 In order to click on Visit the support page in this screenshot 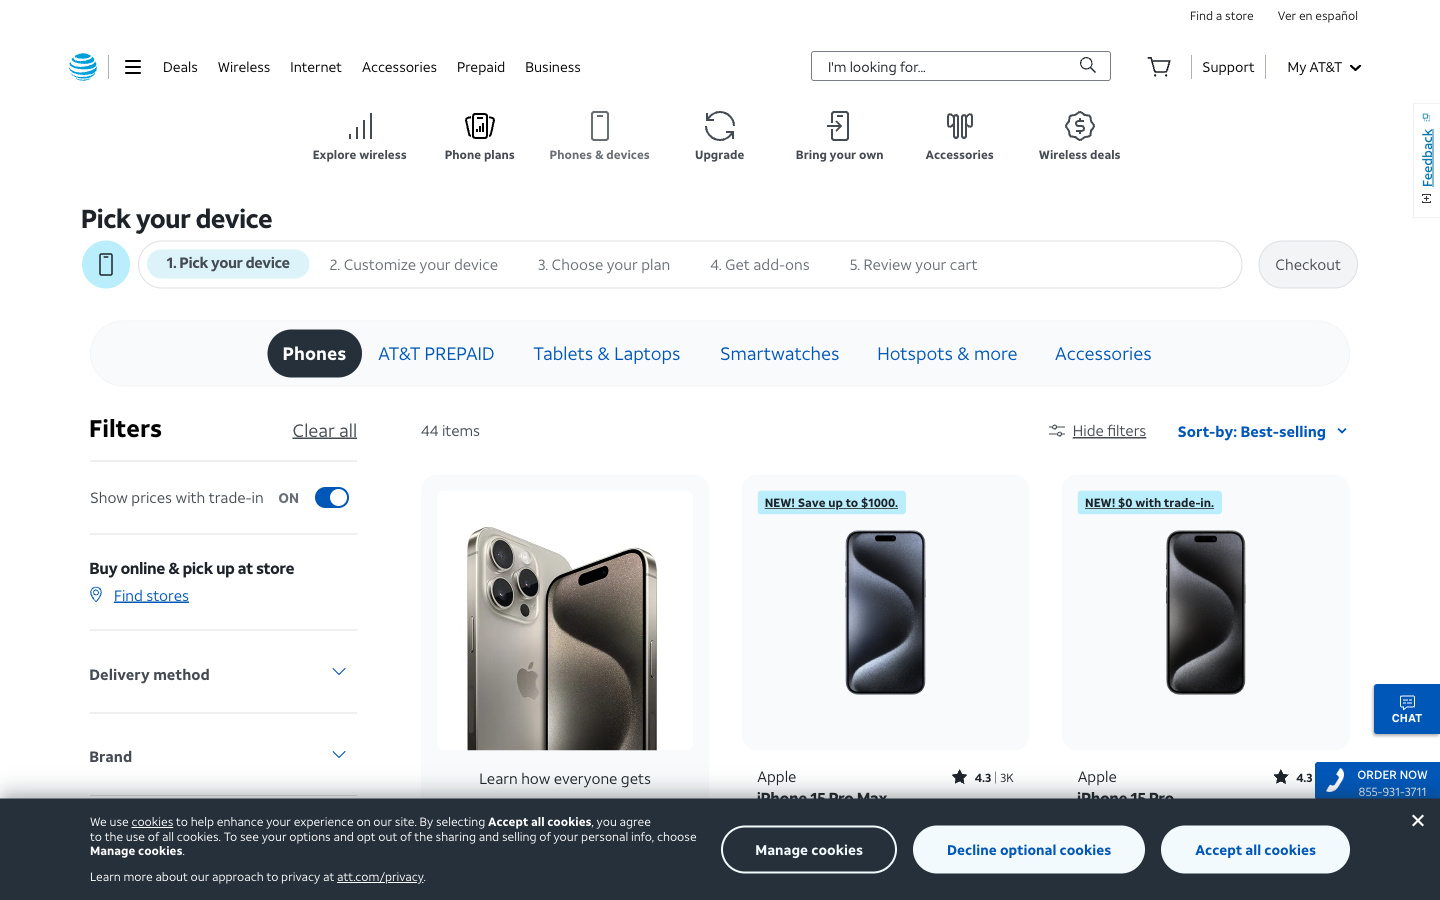, I will do `click(1227, 65)`.